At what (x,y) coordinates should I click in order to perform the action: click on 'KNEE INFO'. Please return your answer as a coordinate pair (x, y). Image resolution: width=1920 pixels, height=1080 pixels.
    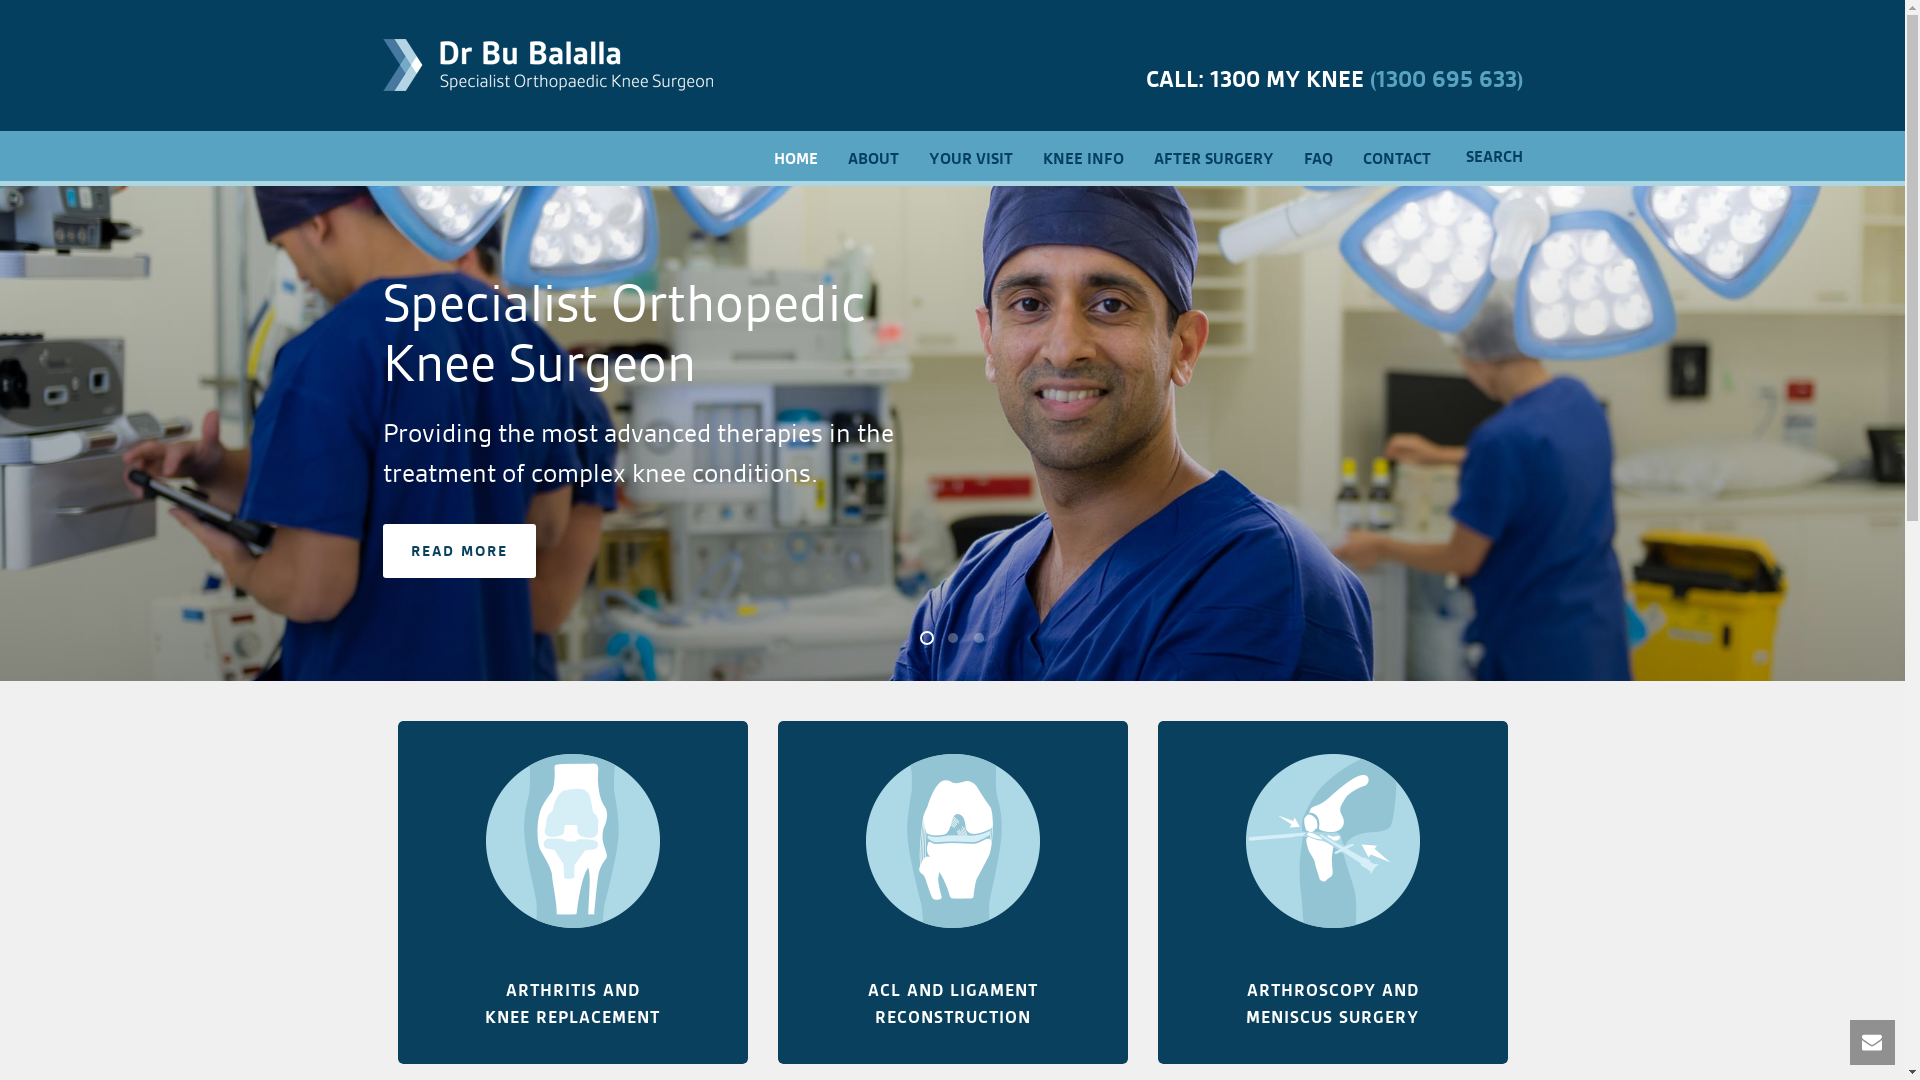
    Looking at the image, I should click on (1082, 156).